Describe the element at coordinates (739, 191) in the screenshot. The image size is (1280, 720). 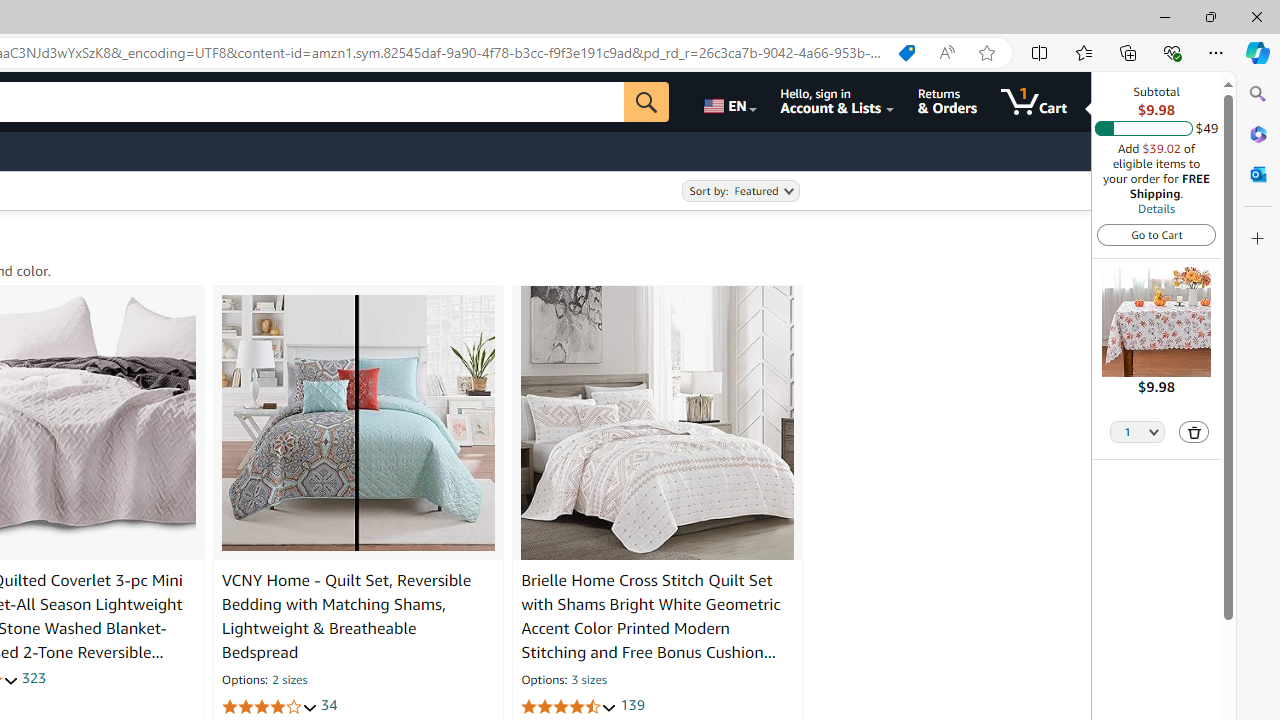
I see `'Sort by:'` at that location.